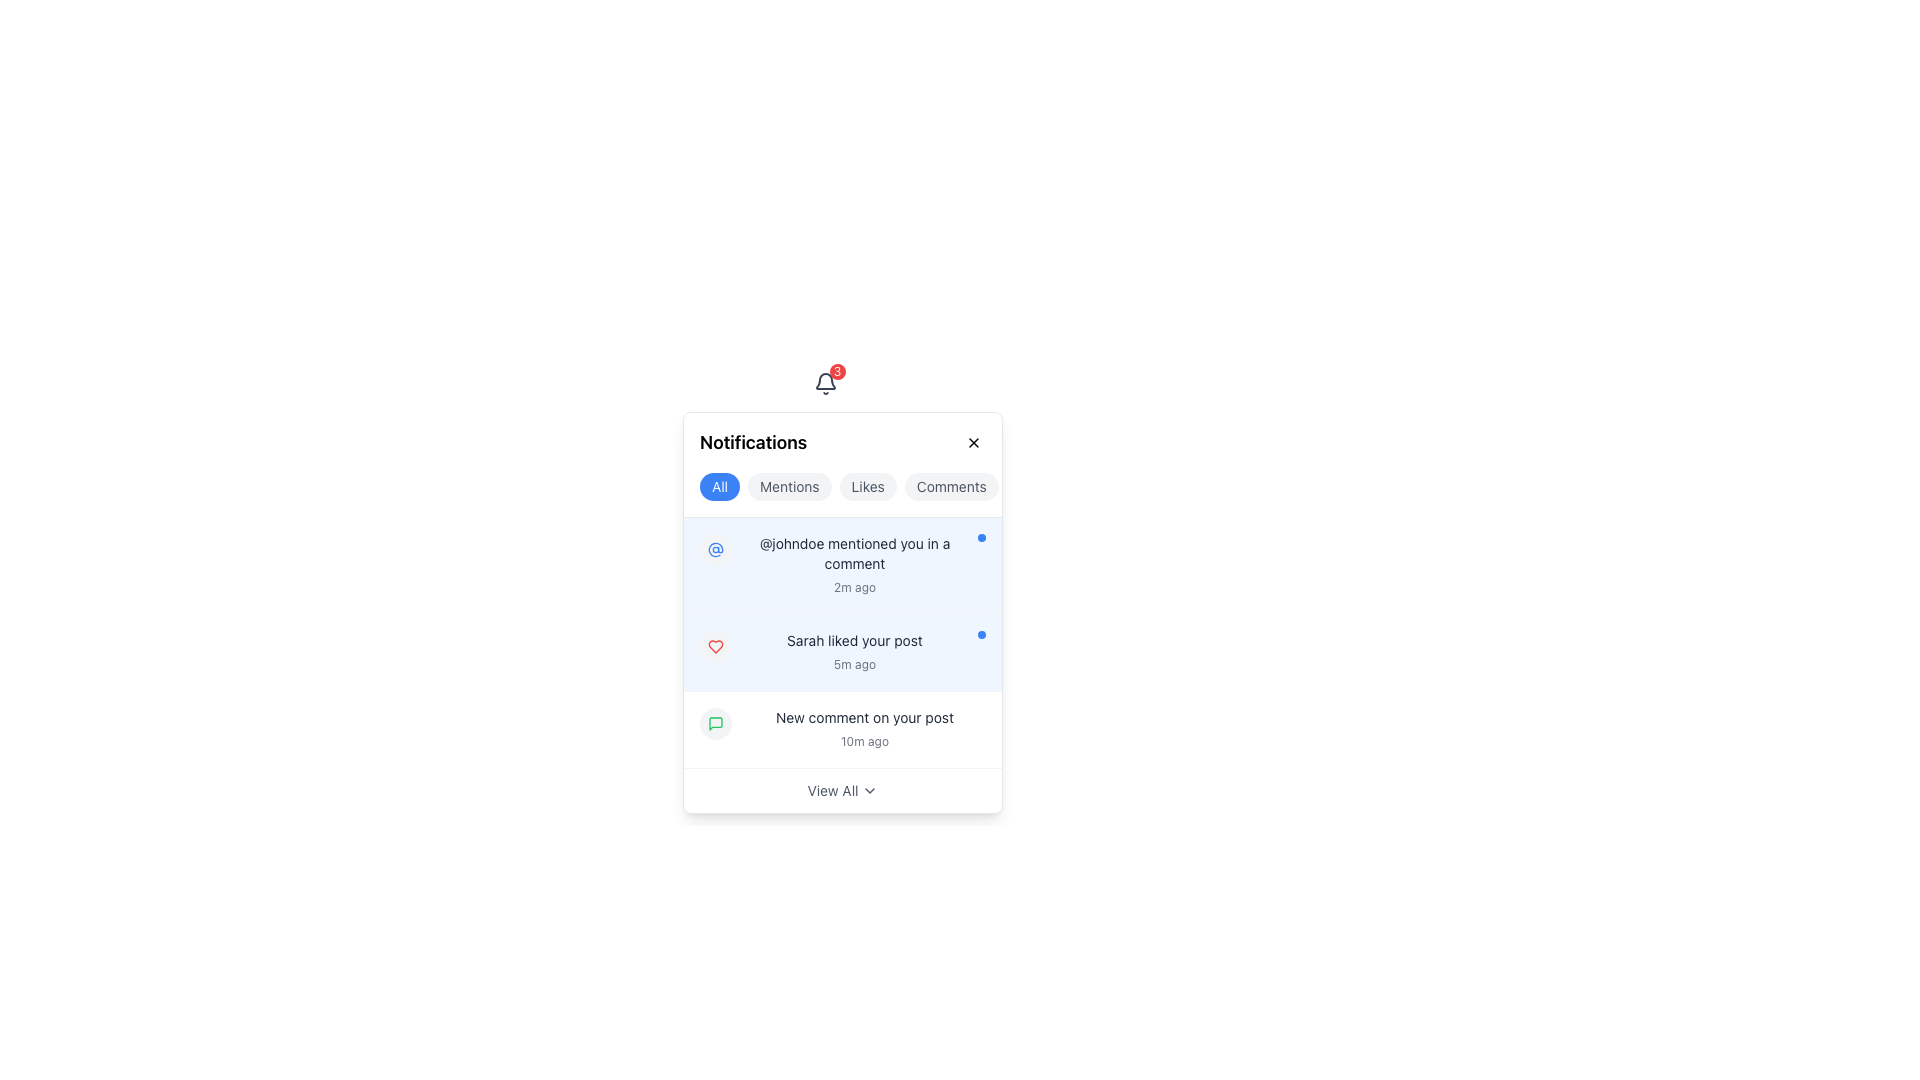 Image resolution: width=1920 pixels, height=1080 pixels. Describe the element at coordinates (832, 789) in the screenshot. I see `the 'View All' button located at the bottom center of the notification panel using keyboard navigation` at that location.